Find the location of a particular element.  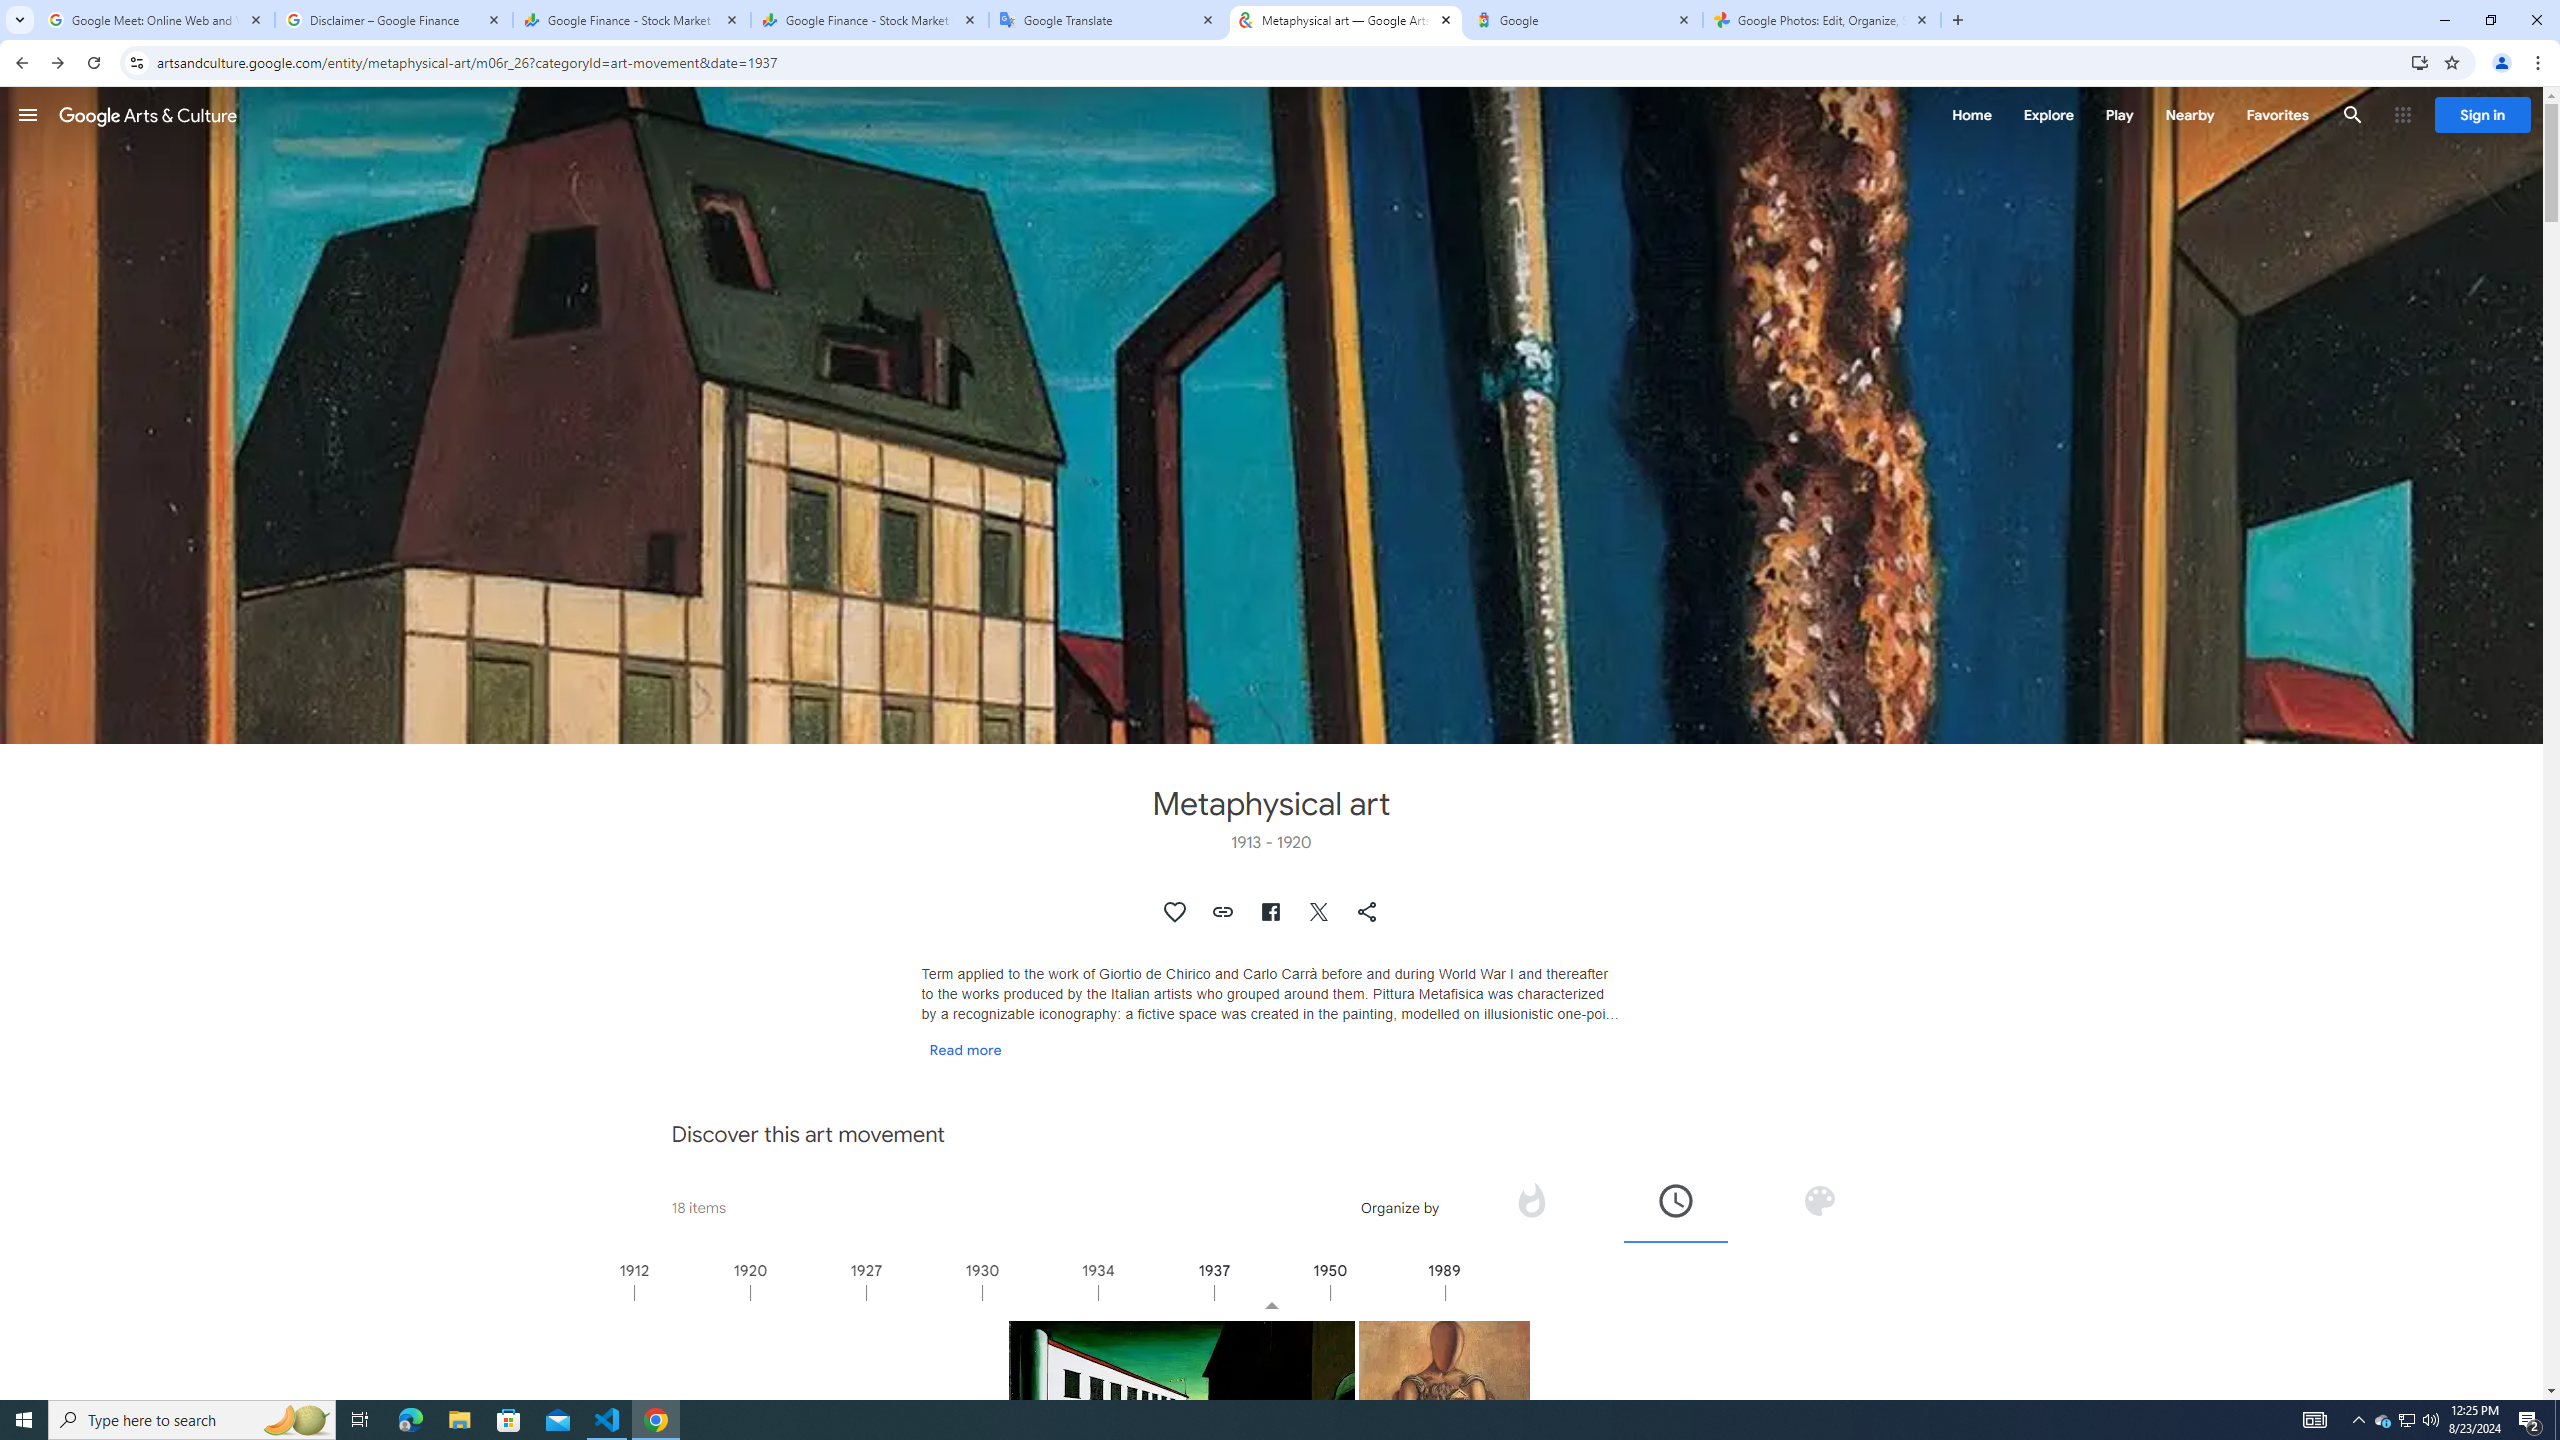

'Organize by color' is located at coordinates (1818, 1206).